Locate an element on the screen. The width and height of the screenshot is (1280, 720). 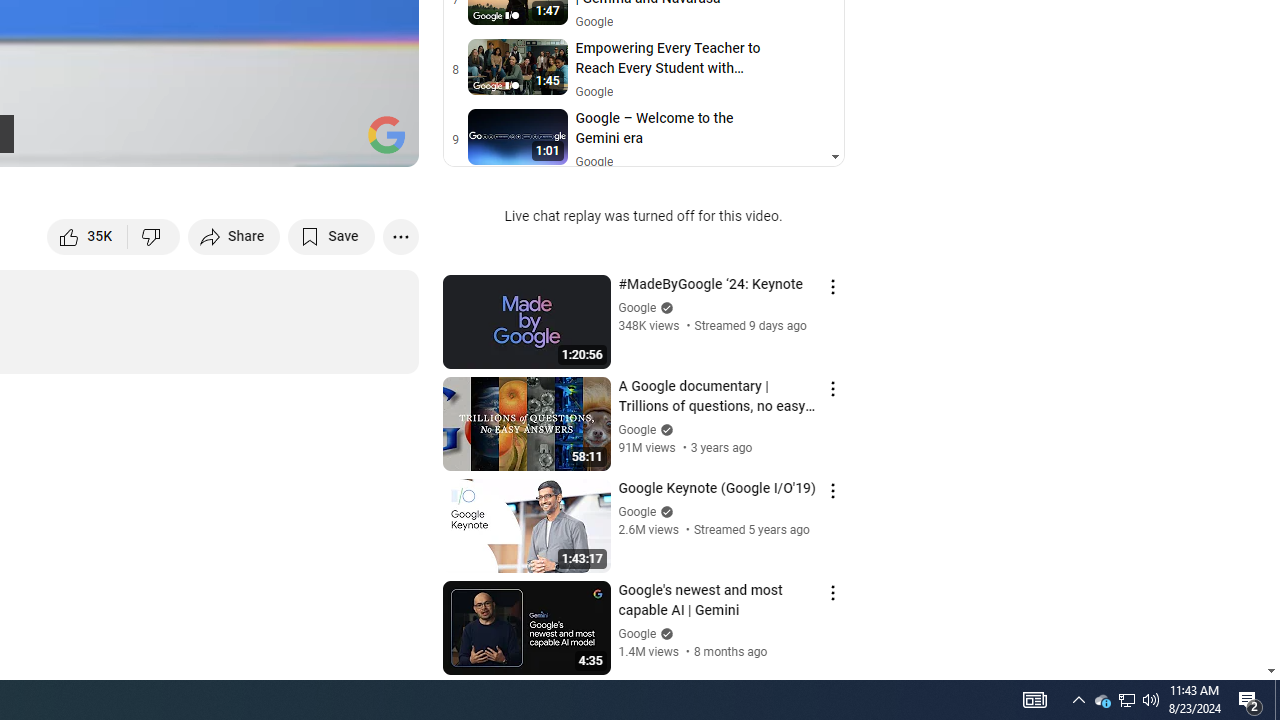
'More actions' is located at coordinates (400, 235).